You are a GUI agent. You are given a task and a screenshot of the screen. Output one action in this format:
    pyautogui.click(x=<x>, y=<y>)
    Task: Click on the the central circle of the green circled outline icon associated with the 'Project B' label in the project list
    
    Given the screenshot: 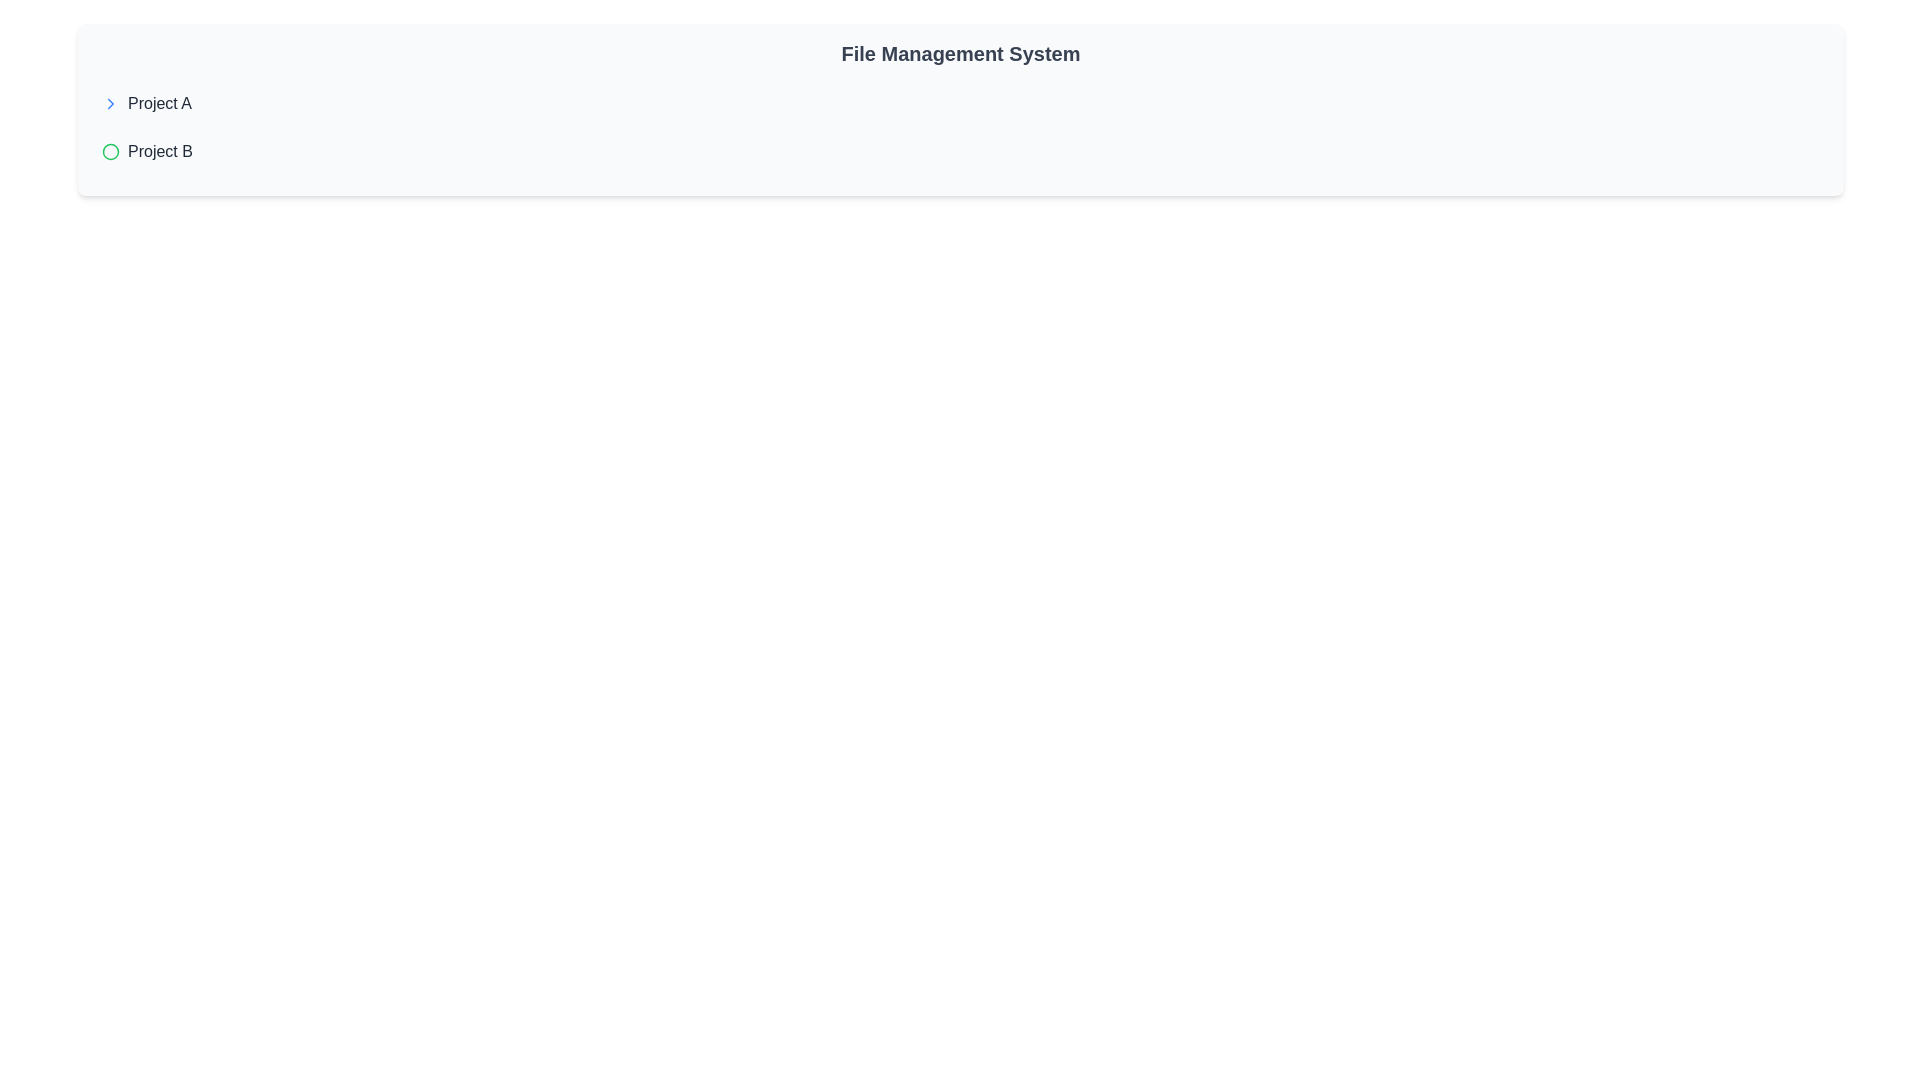 What is the action you would take?
    pyautogui.click(x=109, y=150)
    